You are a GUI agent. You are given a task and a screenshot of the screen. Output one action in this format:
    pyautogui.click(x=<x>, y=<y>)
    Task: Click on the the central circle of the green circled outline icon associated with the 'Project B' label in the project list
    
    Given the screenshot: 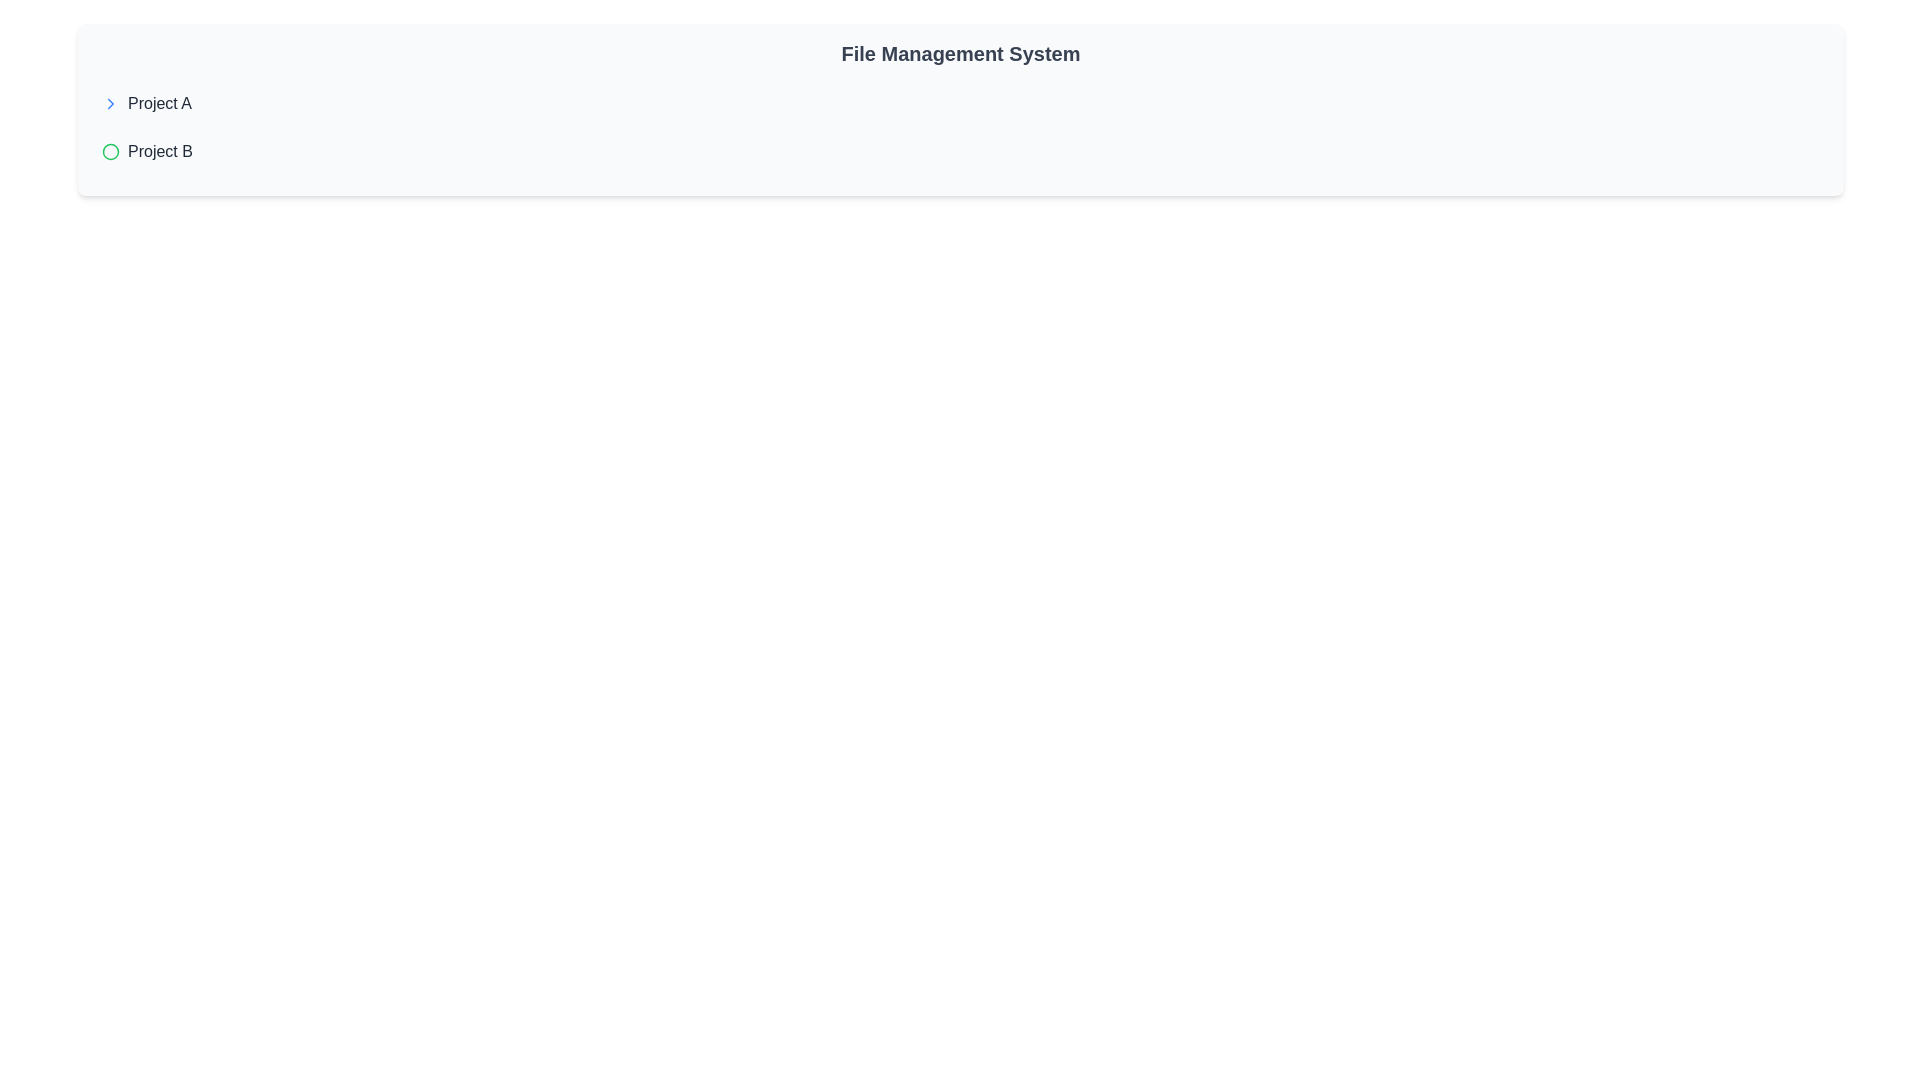 What is the action you would take?
    pyautogui.click(x=109, y=150)
    